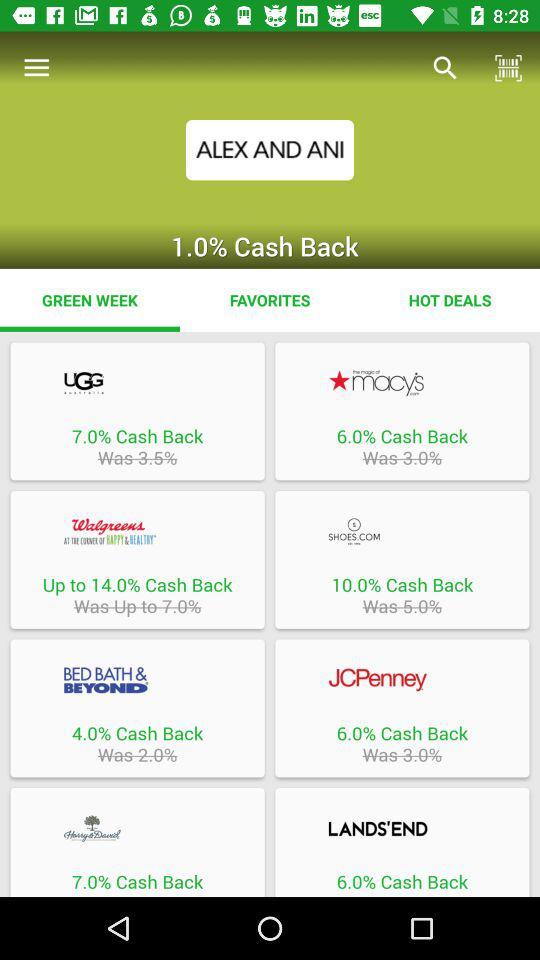  Describe the element at coordinates (402, 530) in the screenshot. I see `open the shoes.com website` at that location.